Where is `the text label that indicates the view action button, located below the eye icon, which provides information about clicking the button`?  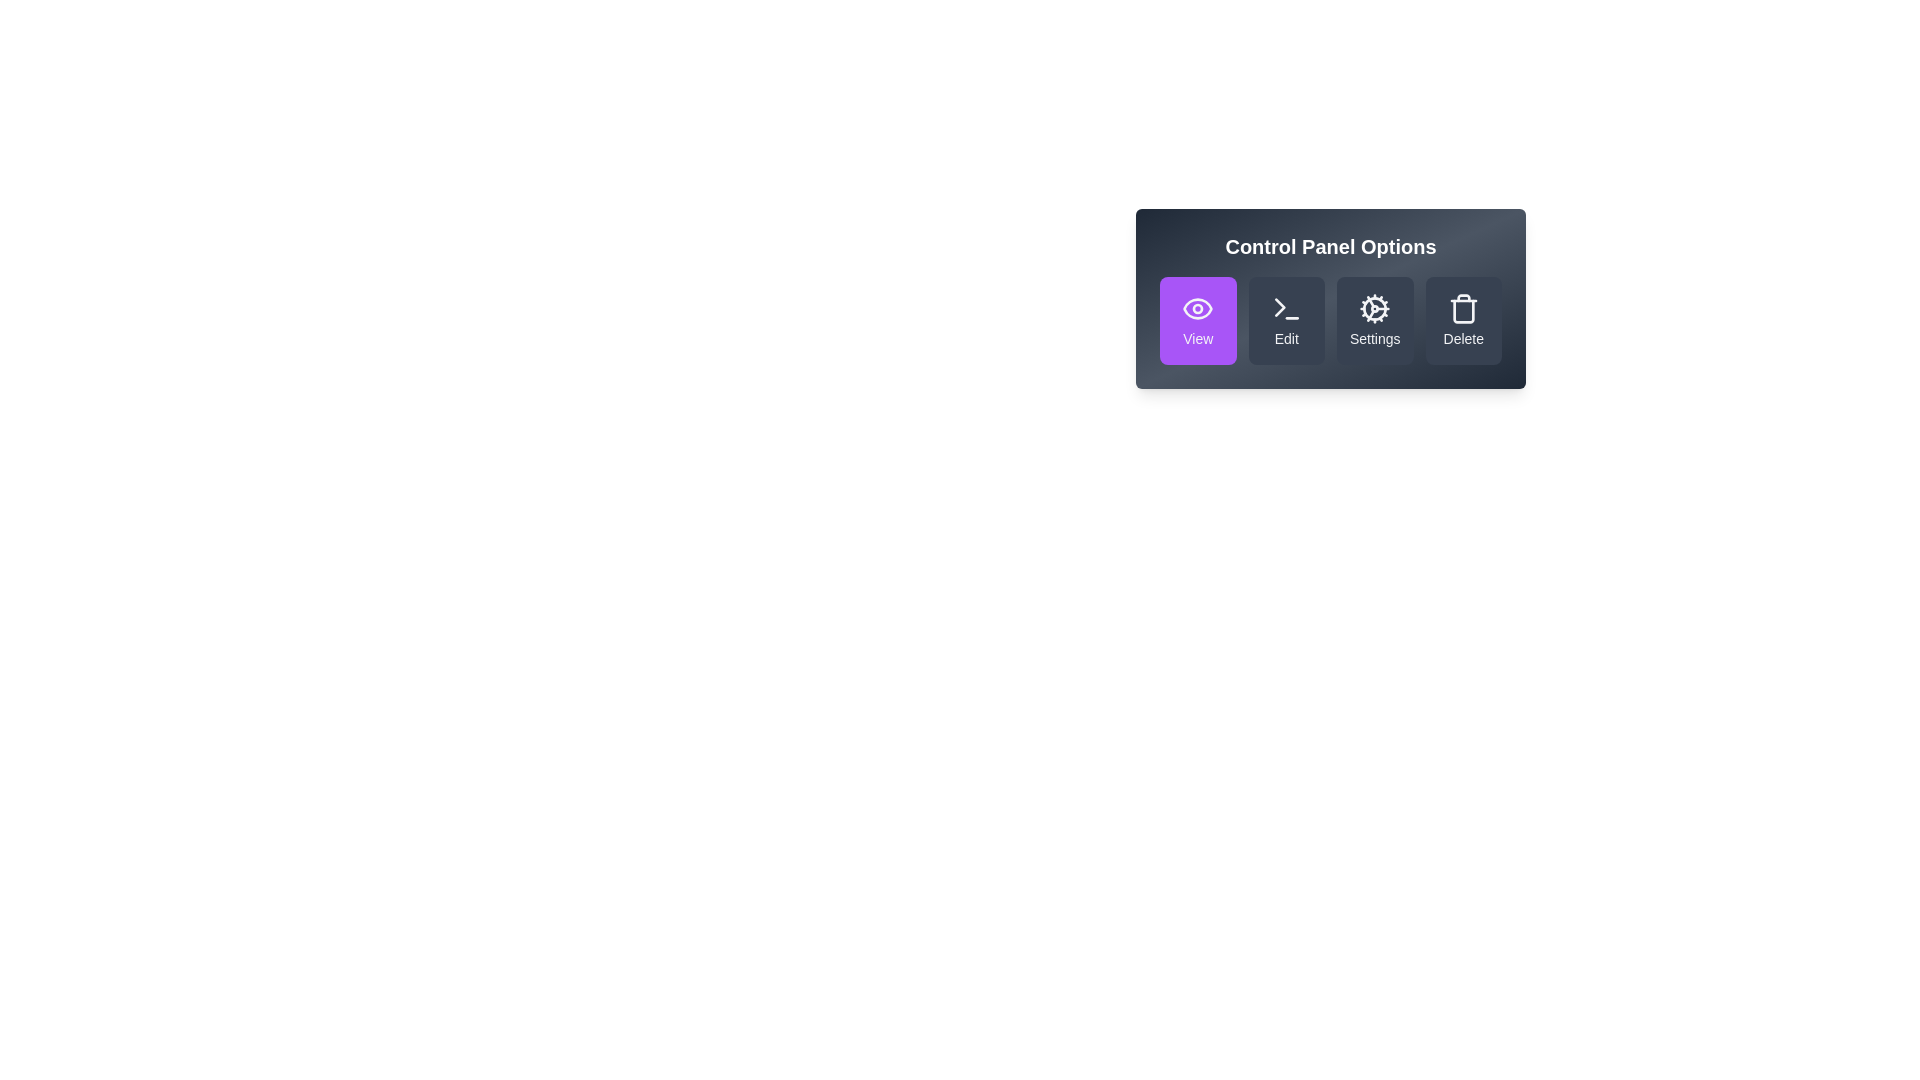 the text label that indicates the view action button, located below the eye icon, which provides information about clicking the button is located at coordinates (1198, 338).